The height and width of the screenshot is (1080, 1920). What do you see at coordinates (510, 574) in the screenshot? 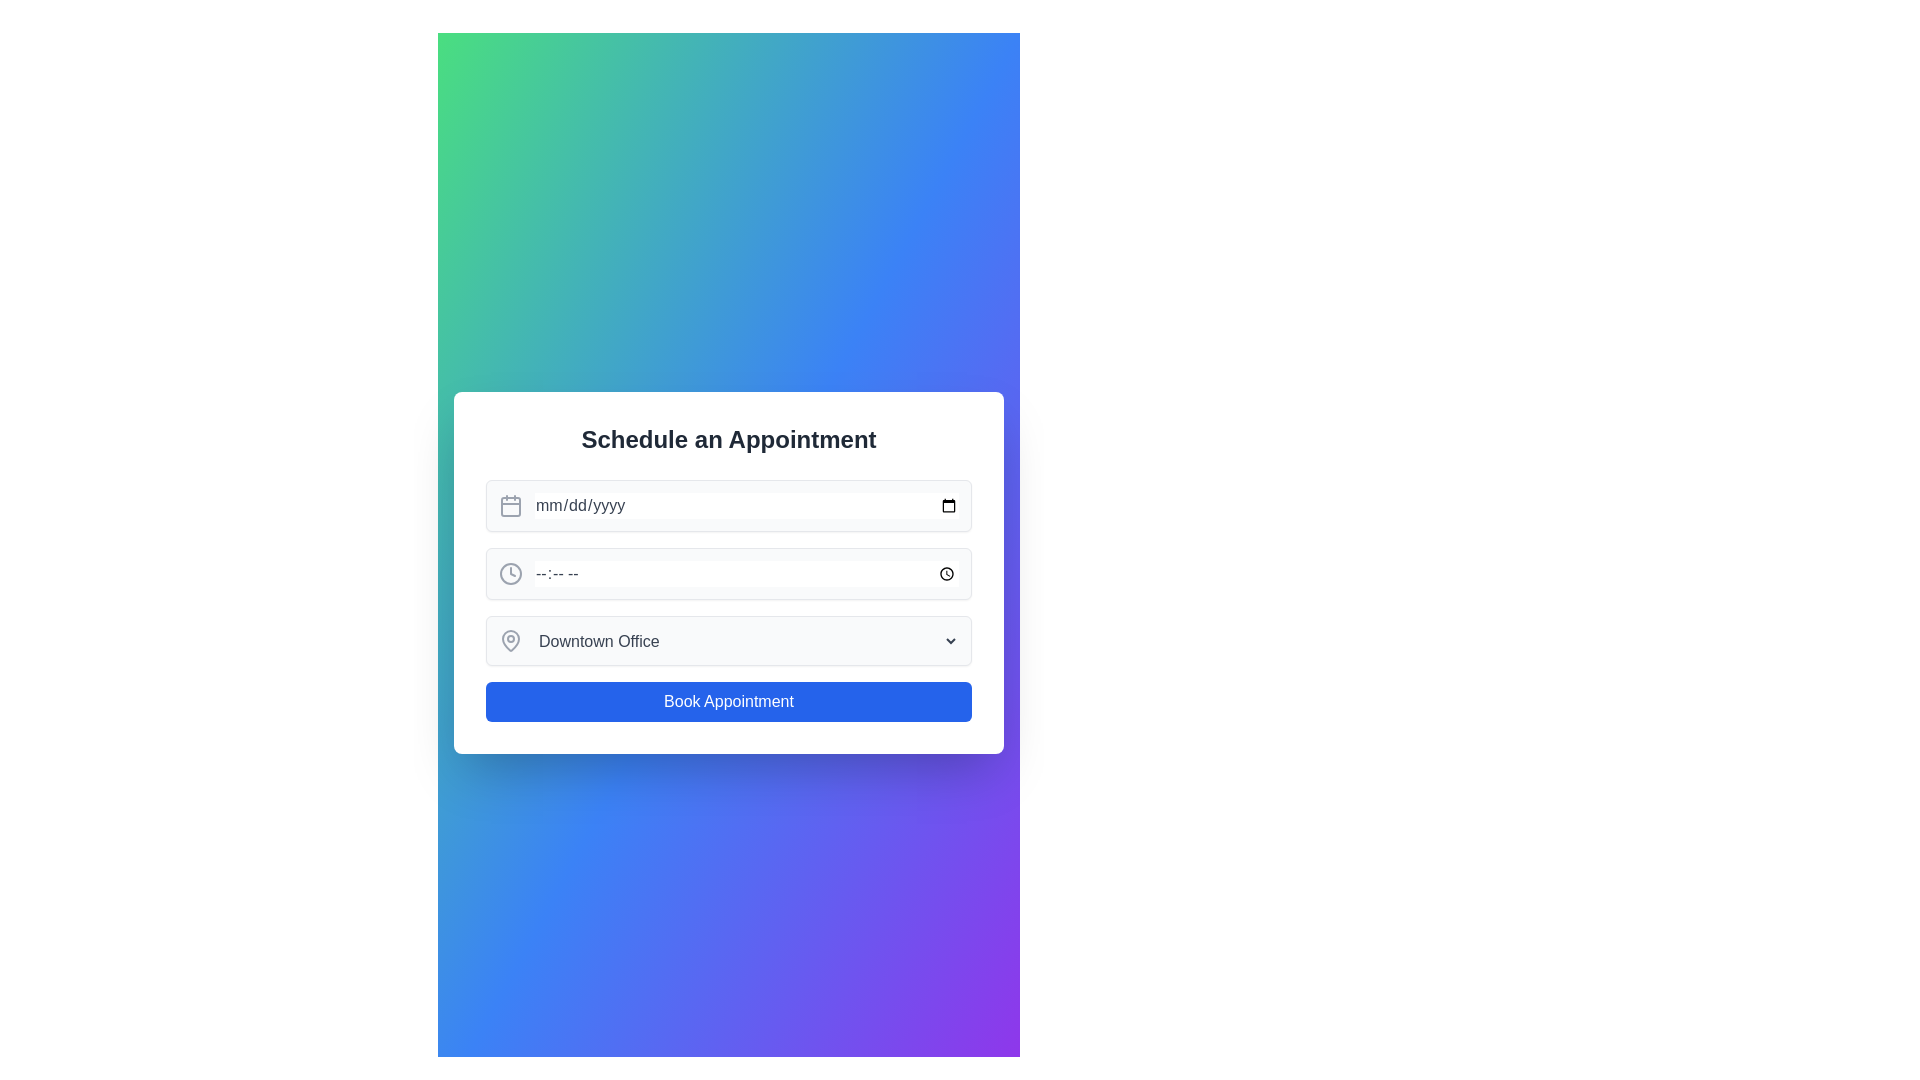
I see `the clock icon element that is part of the time input UI component in the 'Schedule an Appointment' form` at bounding box center [510, 574].